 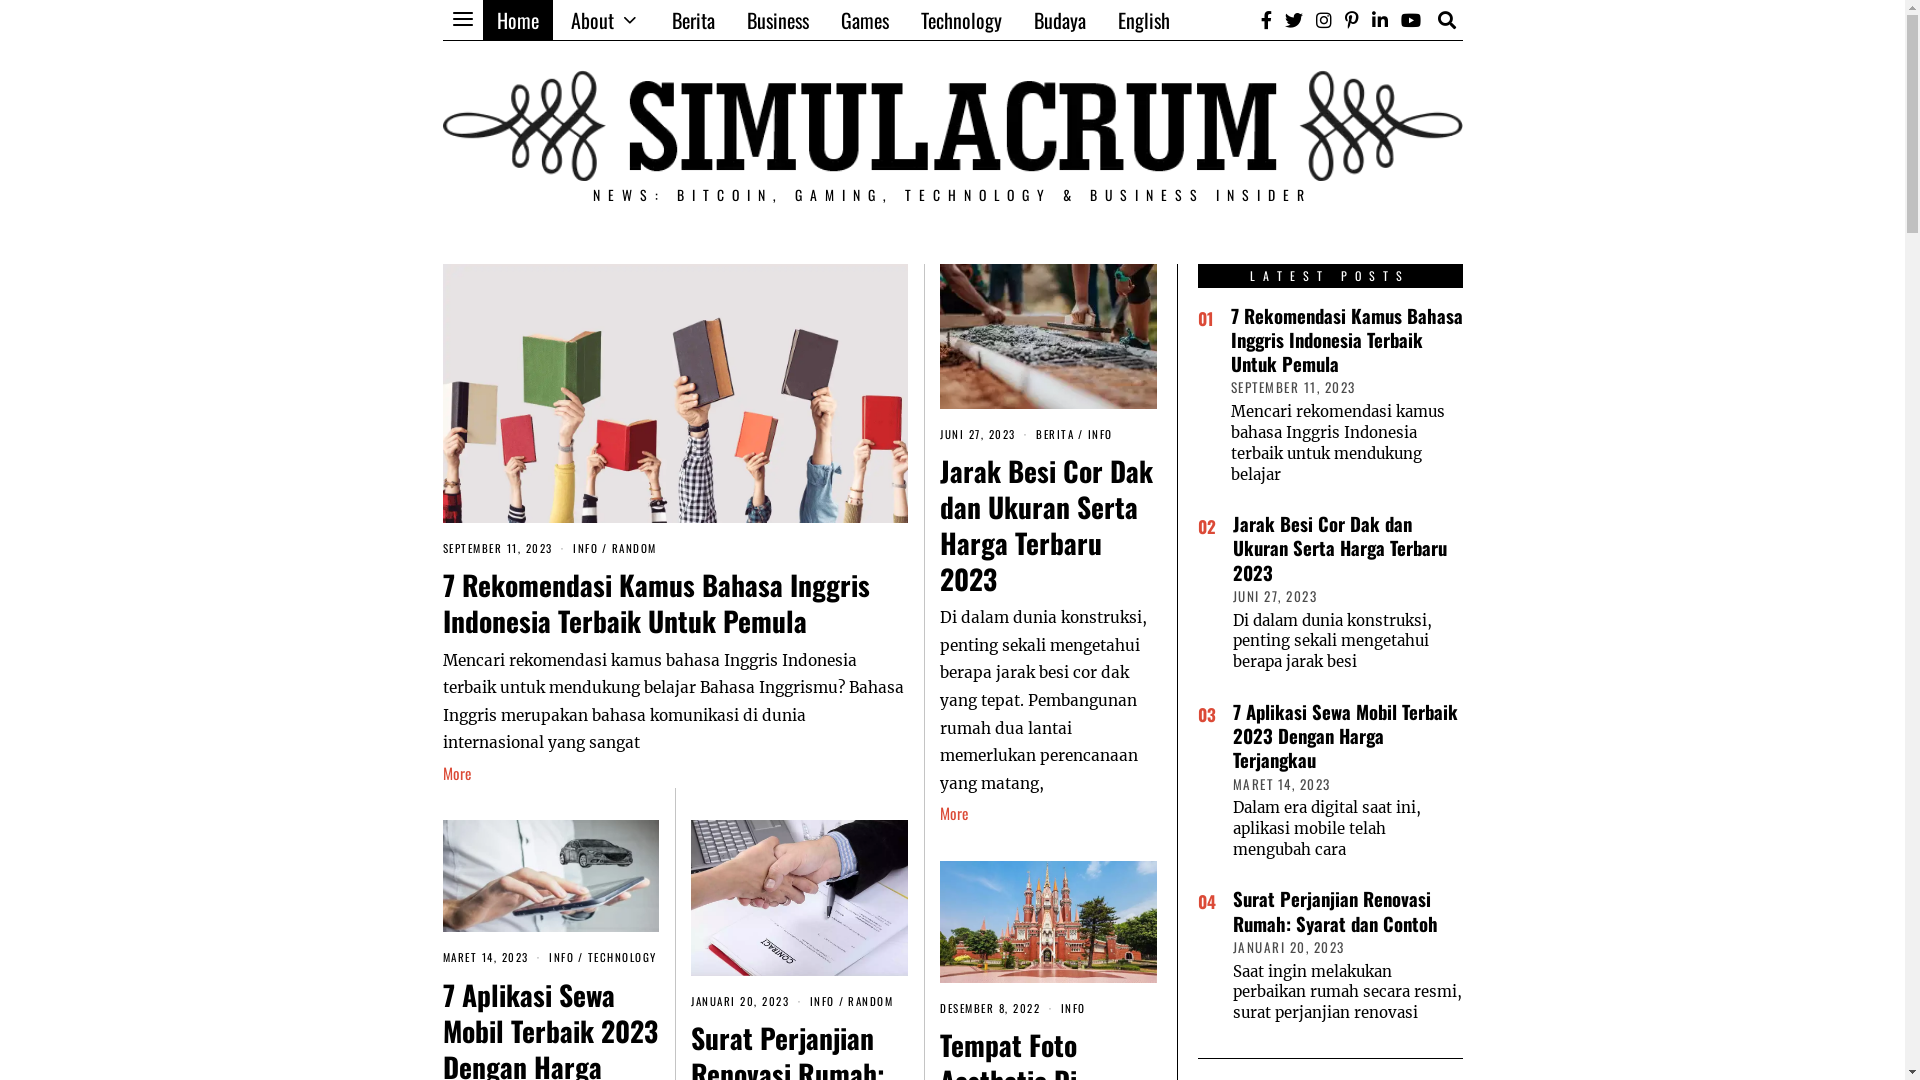 What do you see at coordinates (848, 1001) in the screenshot?
I see `'RANDOM'` at bounding box center [848, 1001].